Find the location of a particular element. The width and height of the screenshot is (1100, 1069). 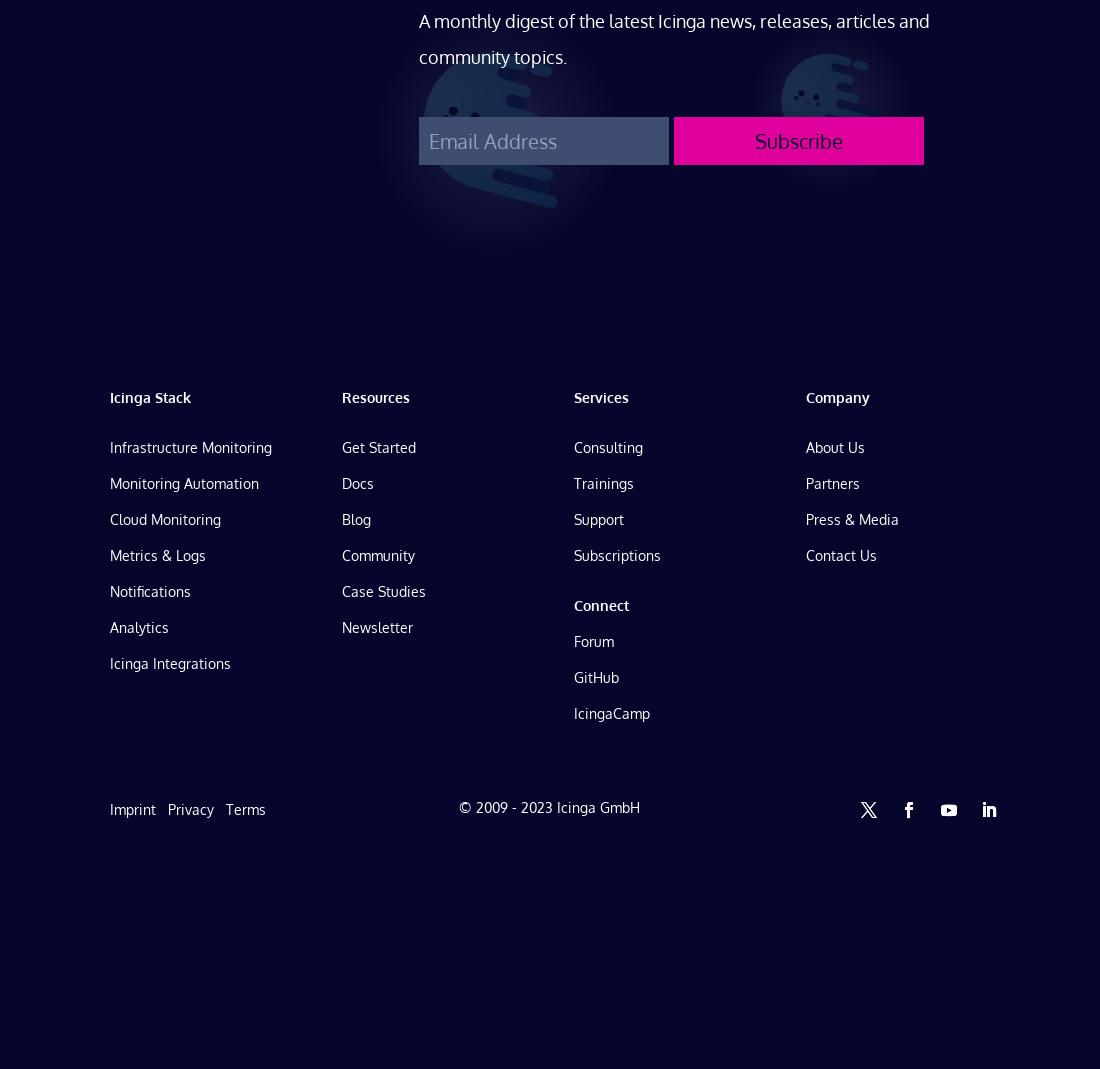

'Resources' is located at coordinates (375, 396).